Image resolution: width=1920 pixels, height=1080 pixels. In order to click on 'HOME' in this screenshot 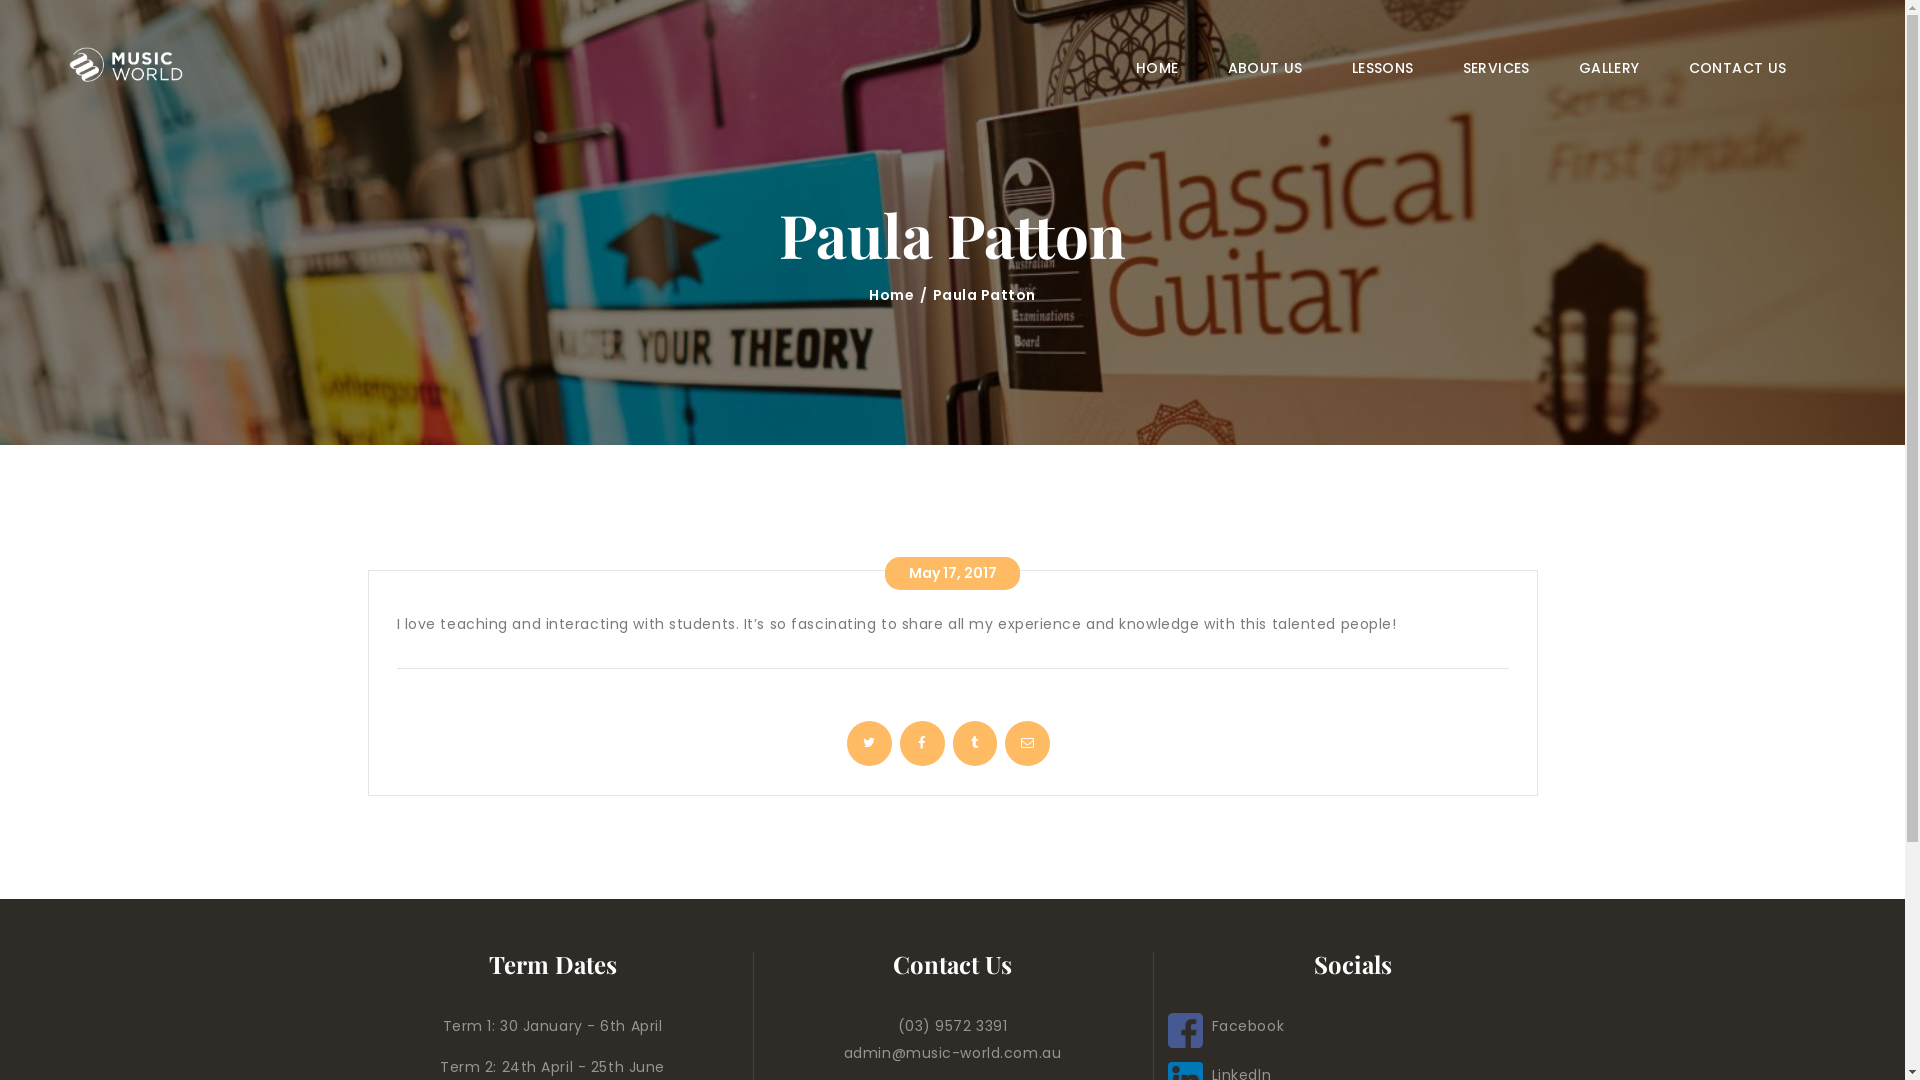, I will do `click(1157, 67)`.